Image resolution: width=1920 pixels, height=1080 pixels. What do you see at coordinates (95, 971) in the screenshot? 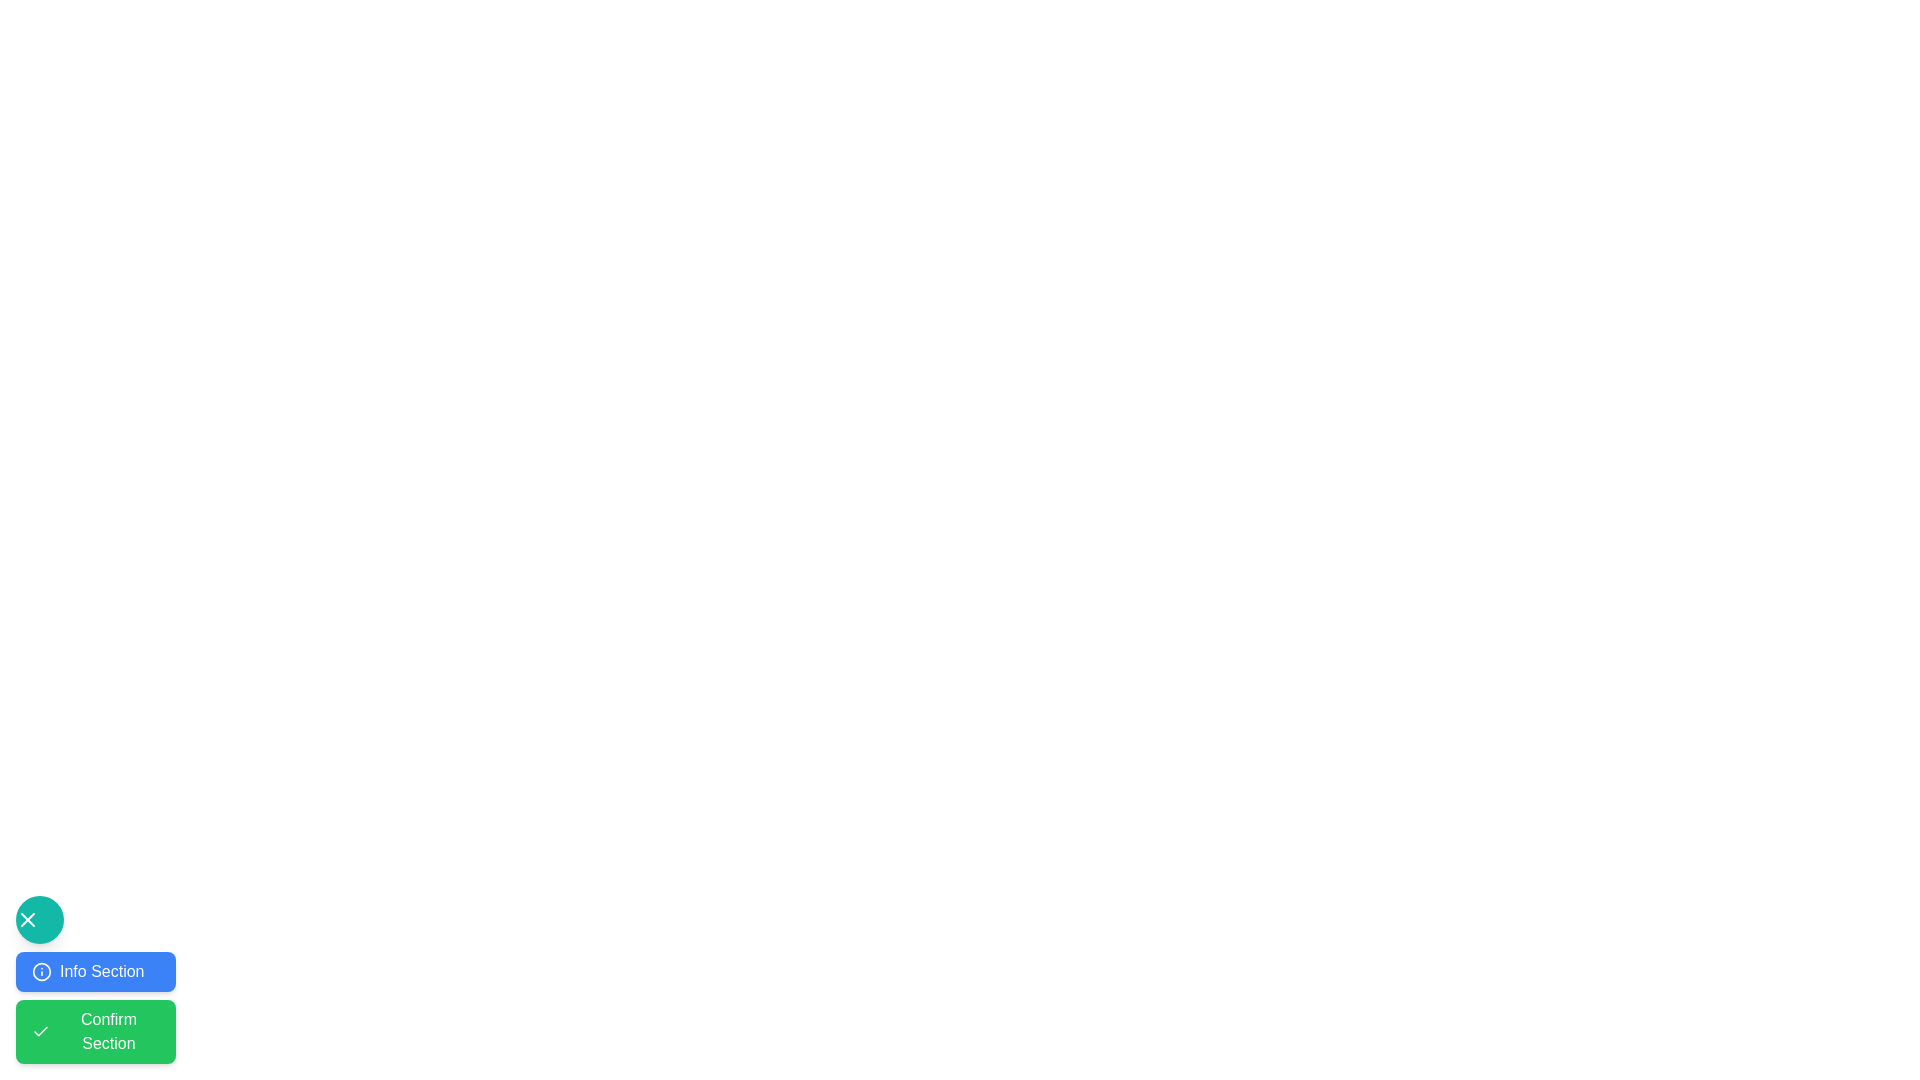
I see `the blue button labeled 'Info Section' with a circular information icon to its left, located in the left-middle area of the interface` at bounding box center [95, 971].